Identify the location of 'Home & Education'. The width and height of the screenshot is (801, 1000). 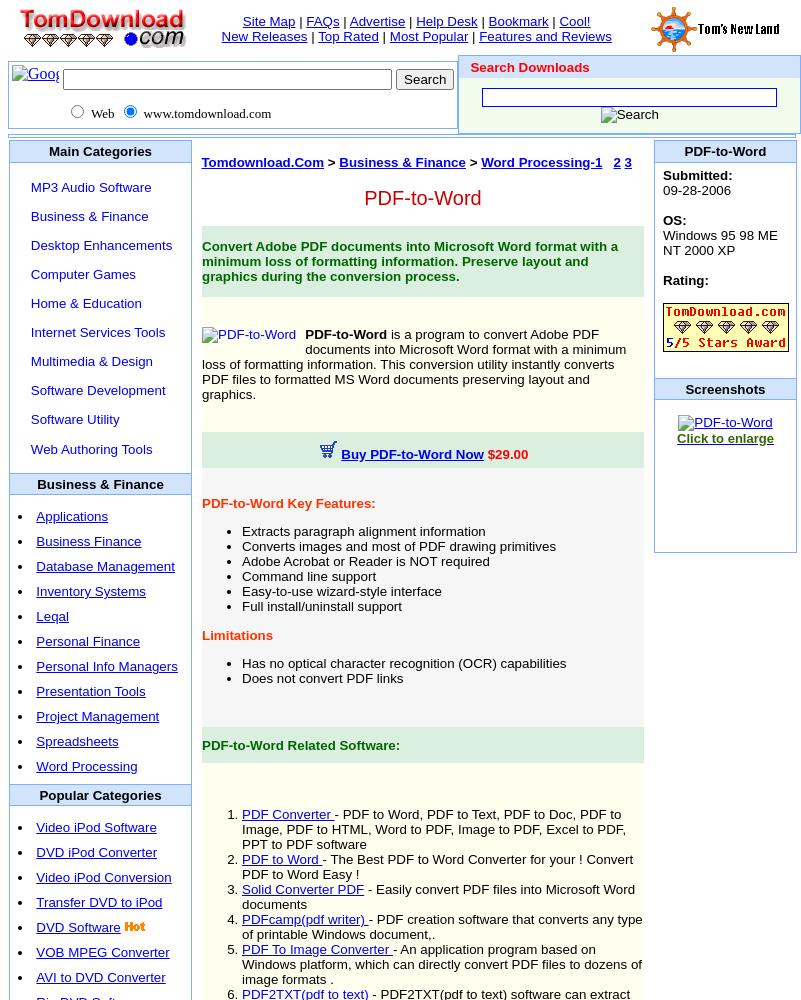
(30, 302).